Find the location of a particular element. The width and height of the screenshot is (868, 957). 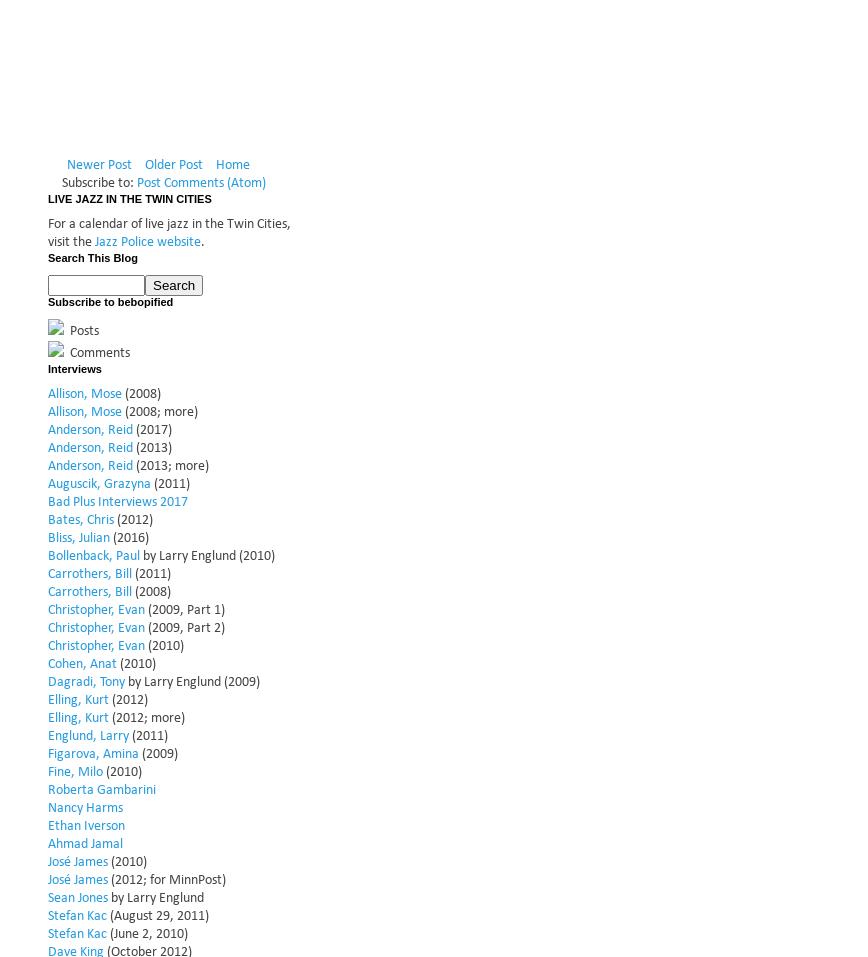

'Home' is located at coordinates (215, 164).